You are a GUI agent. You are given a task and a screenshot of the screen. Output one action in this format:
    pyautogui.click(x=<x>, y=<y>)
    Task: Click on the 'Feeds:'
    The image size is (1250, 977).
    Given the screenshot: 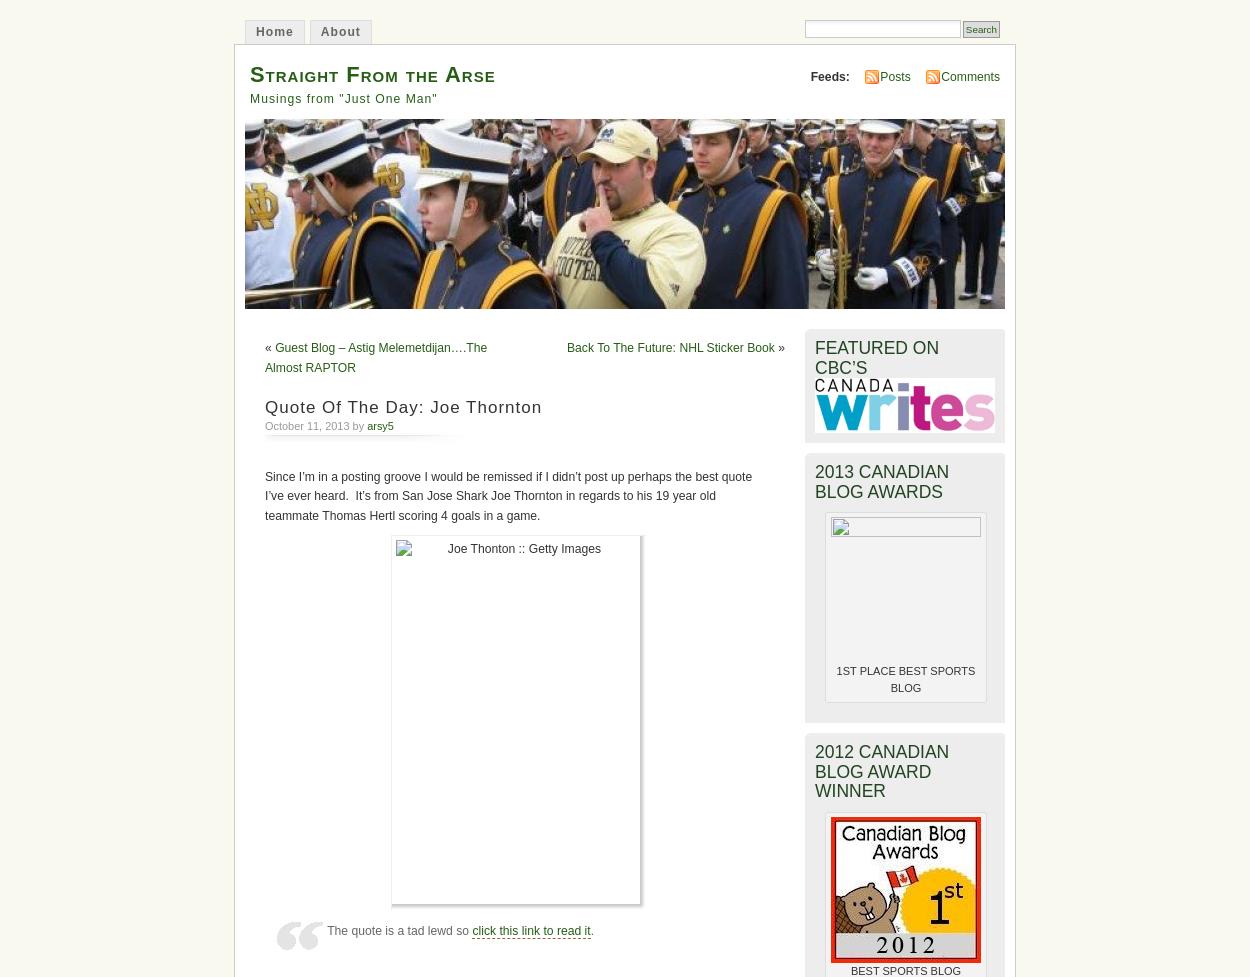 What is the action you would take?
    pyautogui.click(x=828, y=76)
    